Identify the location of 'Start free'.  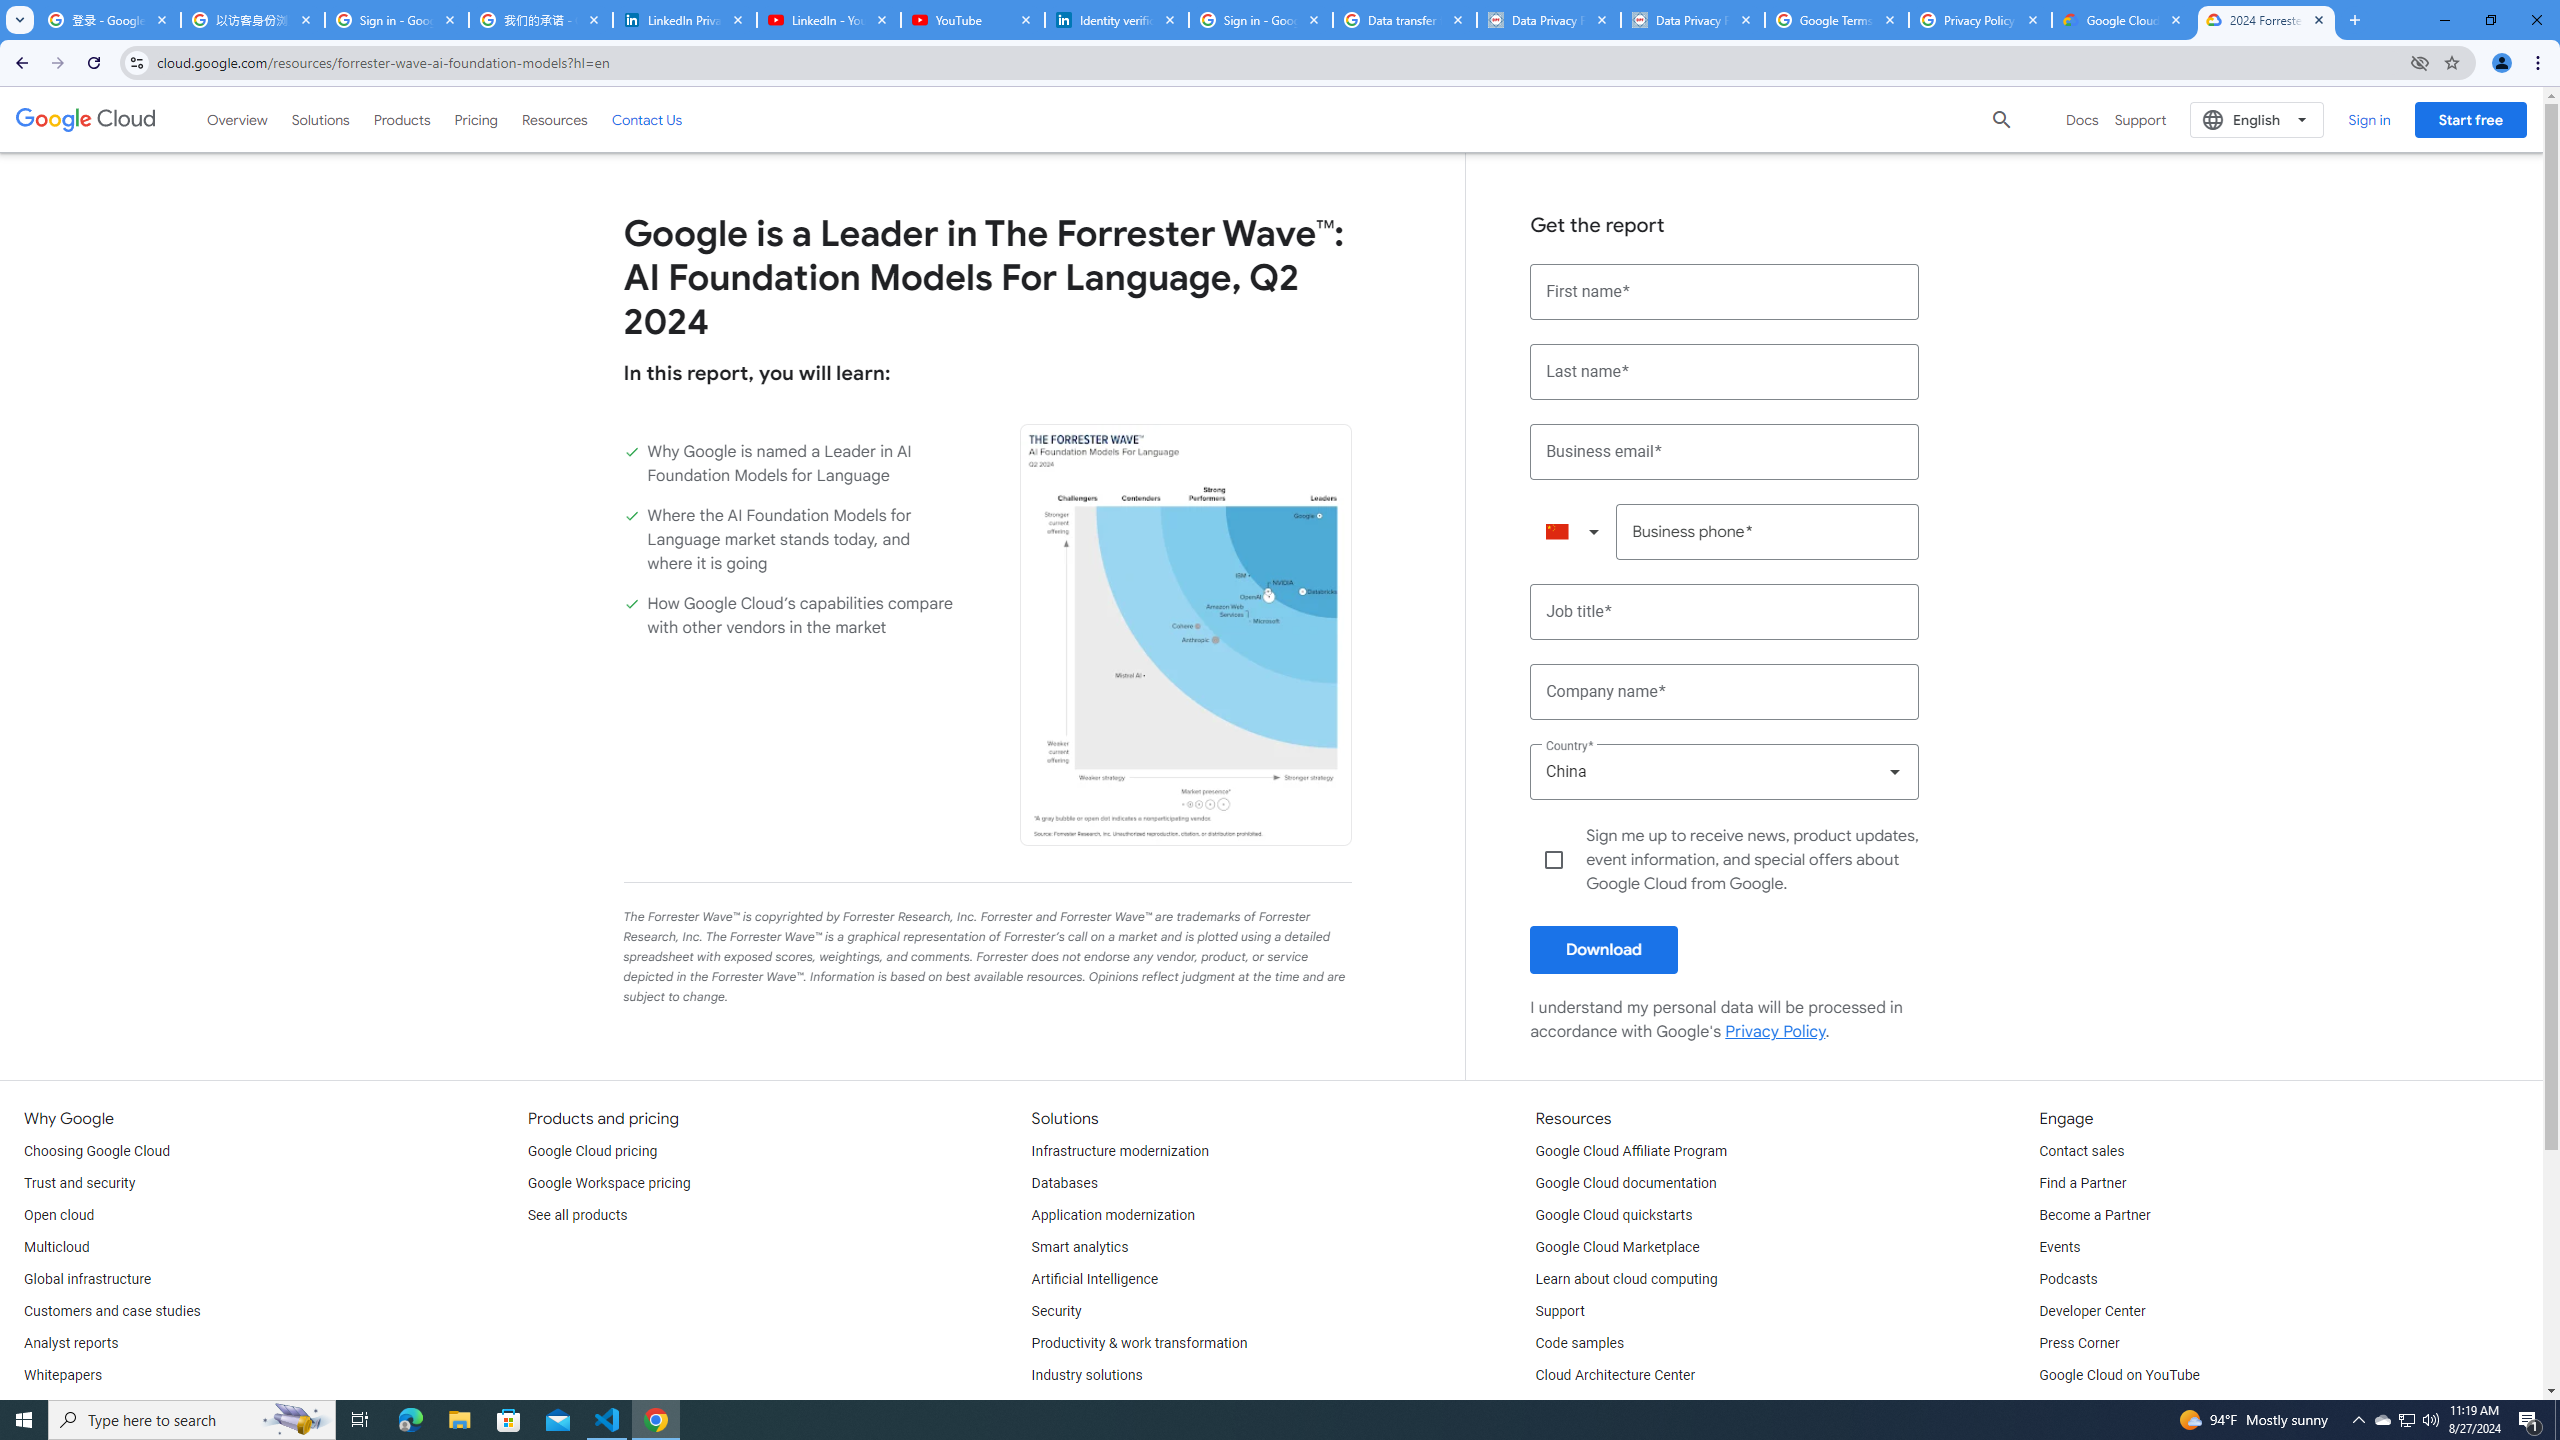
(2470, 118).